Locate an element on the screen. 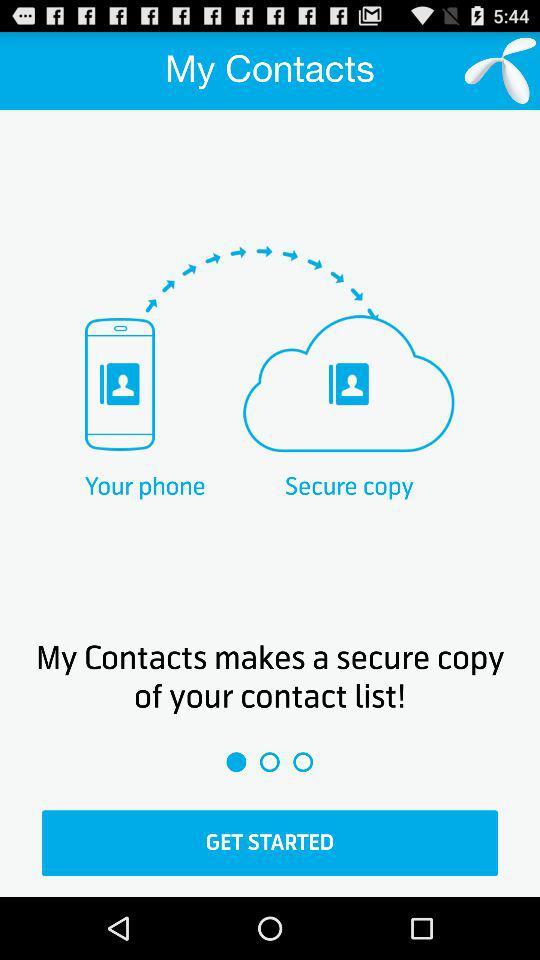  the get started is located at coordinates (270, 842).